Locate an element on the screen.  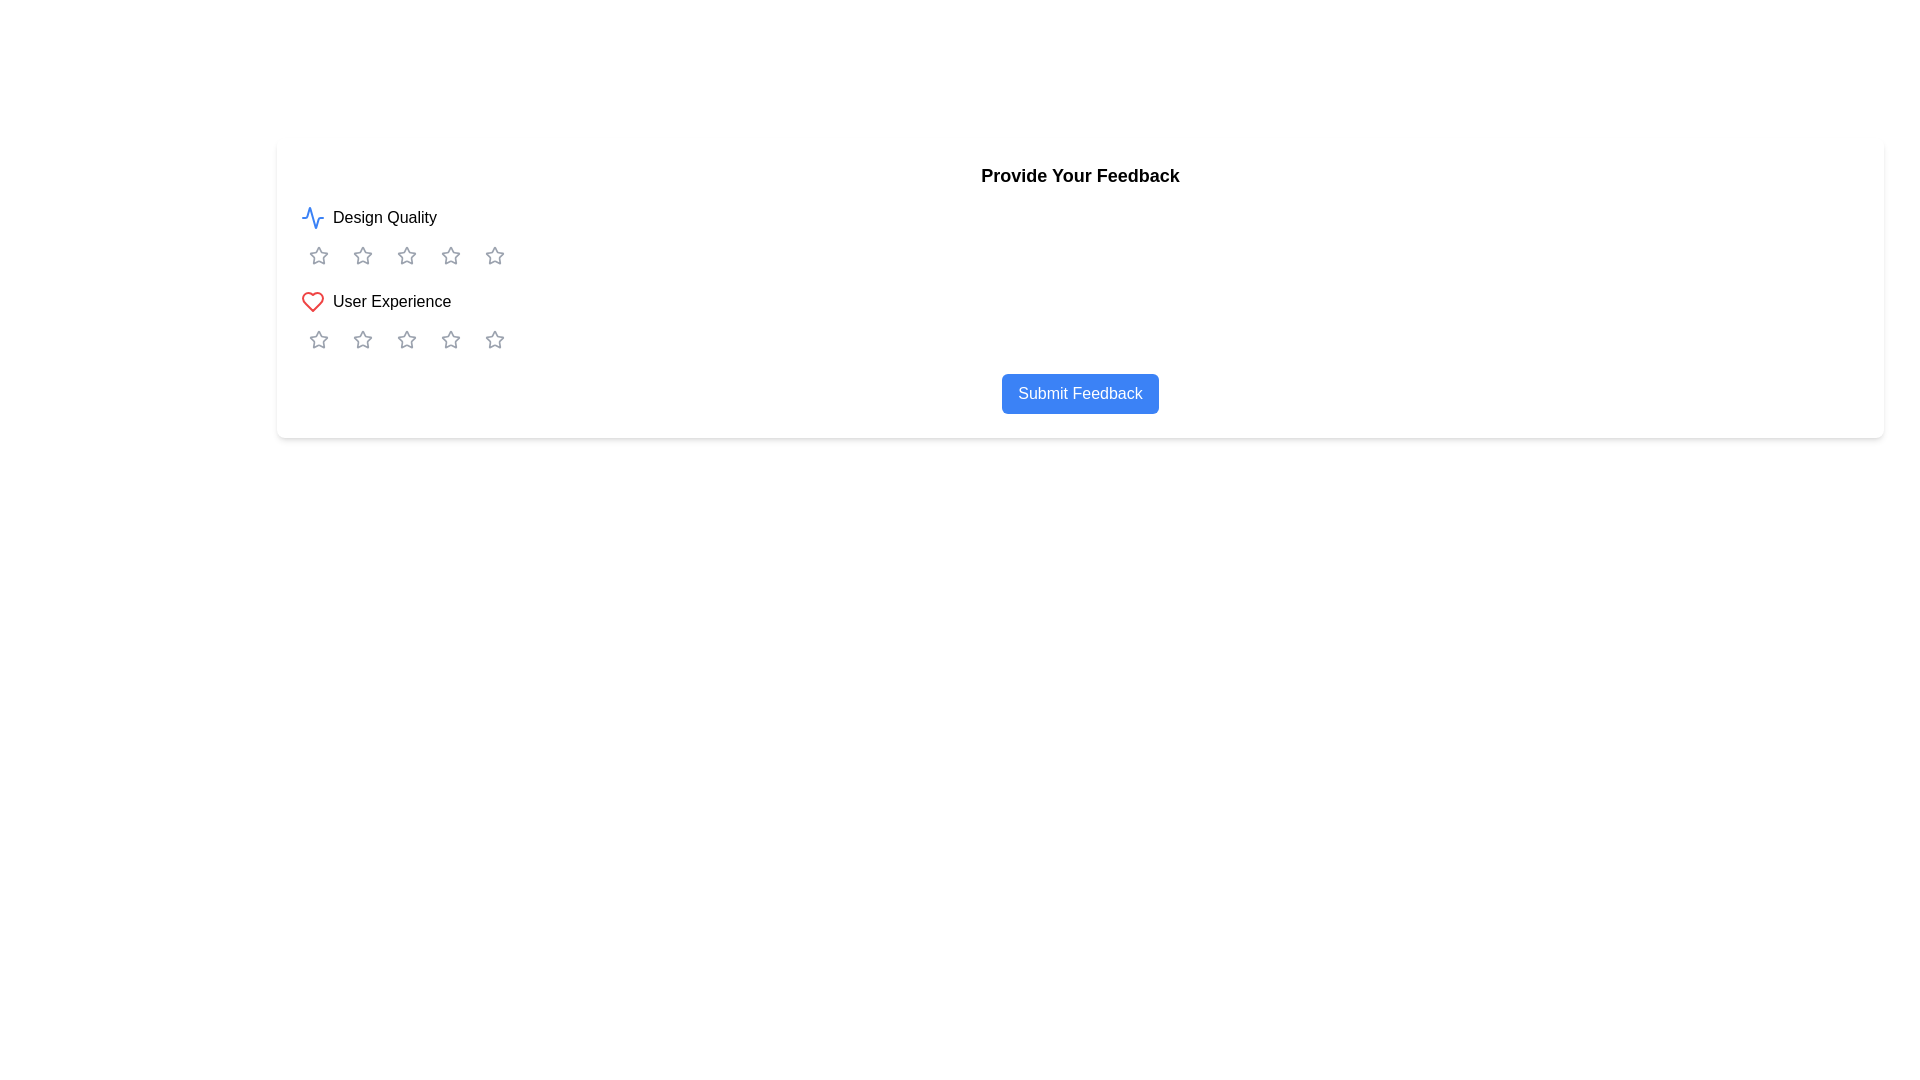
the fifth star-shaped icon in the rating system under the 'Design Quality' label is located at coordinates (494, 254).